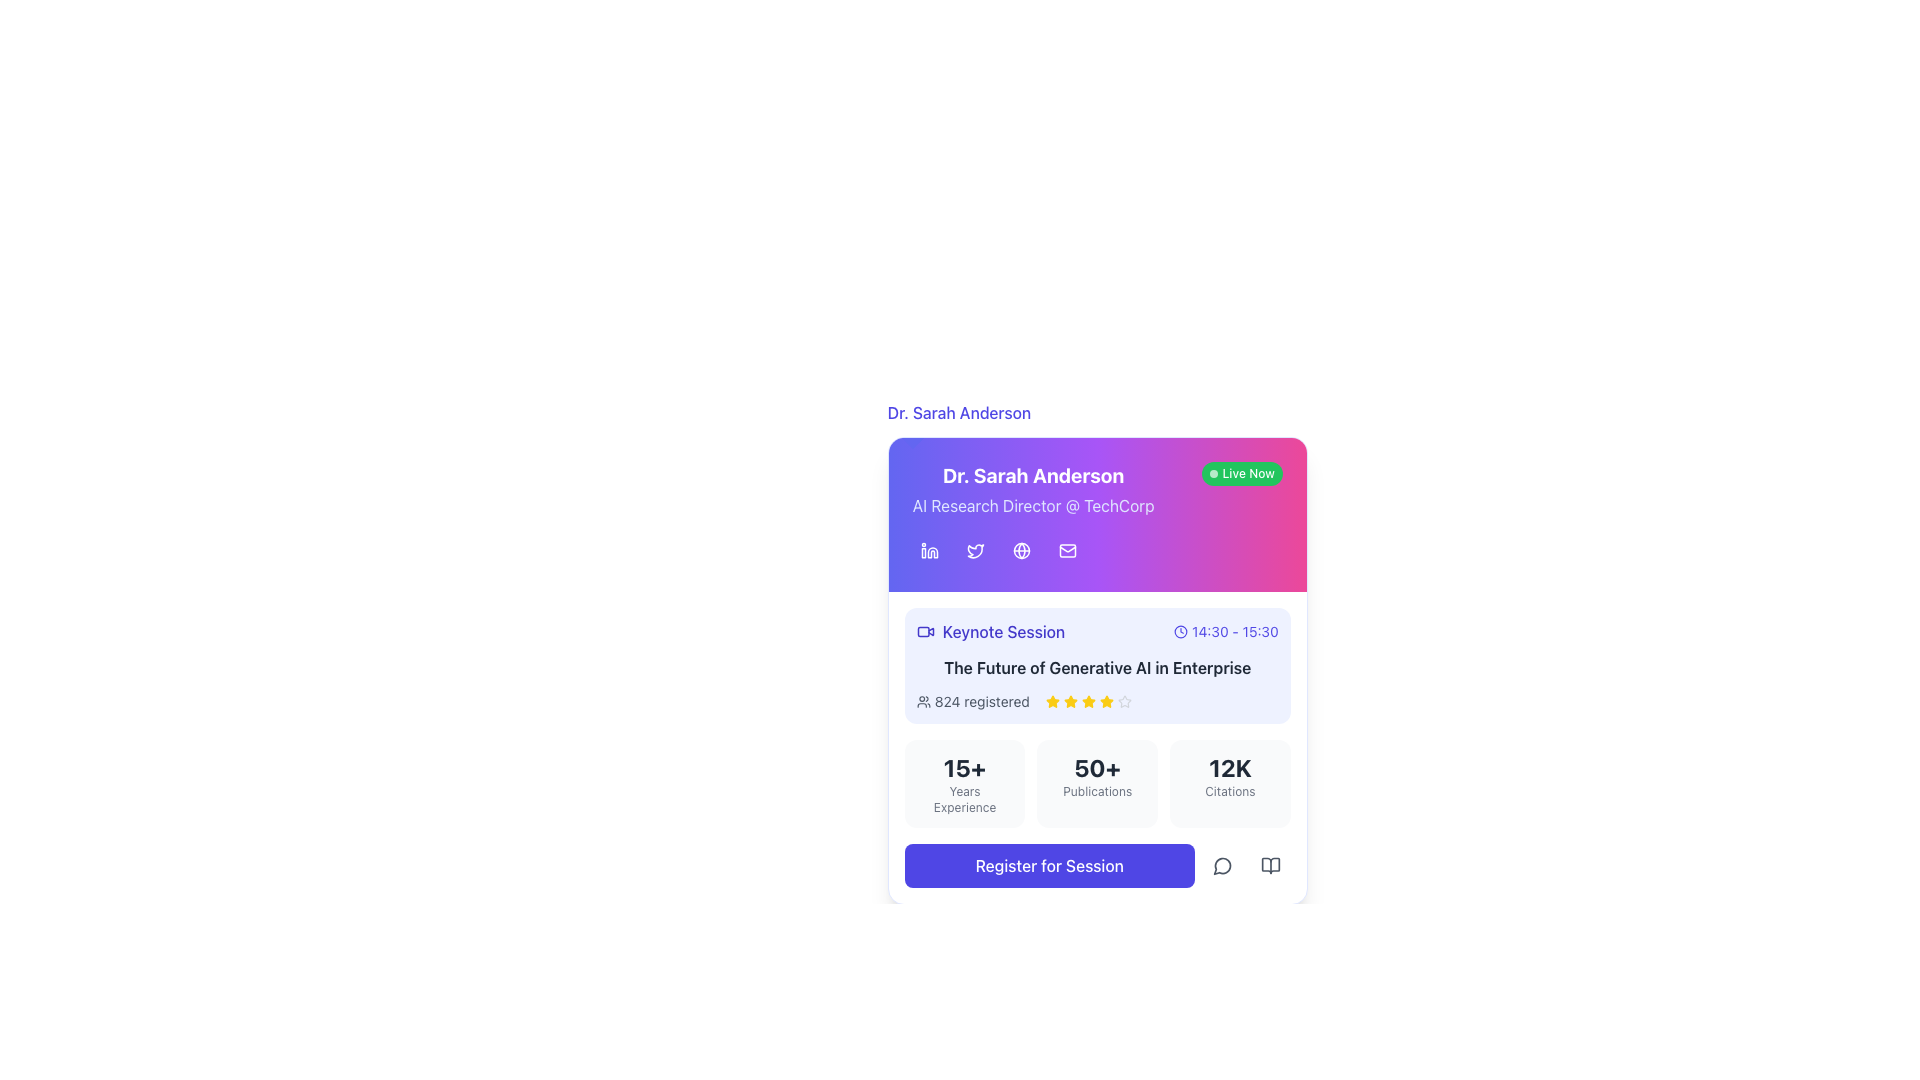 The height and width of the screenshot is (1080, 1920). Describe the element at coordinates (1087, 701) in the screenshot. I see `the star rating display component, which consists of five star icons, four filled with yellow and one gray, located below '824 registered' and above session statistics` at that location.